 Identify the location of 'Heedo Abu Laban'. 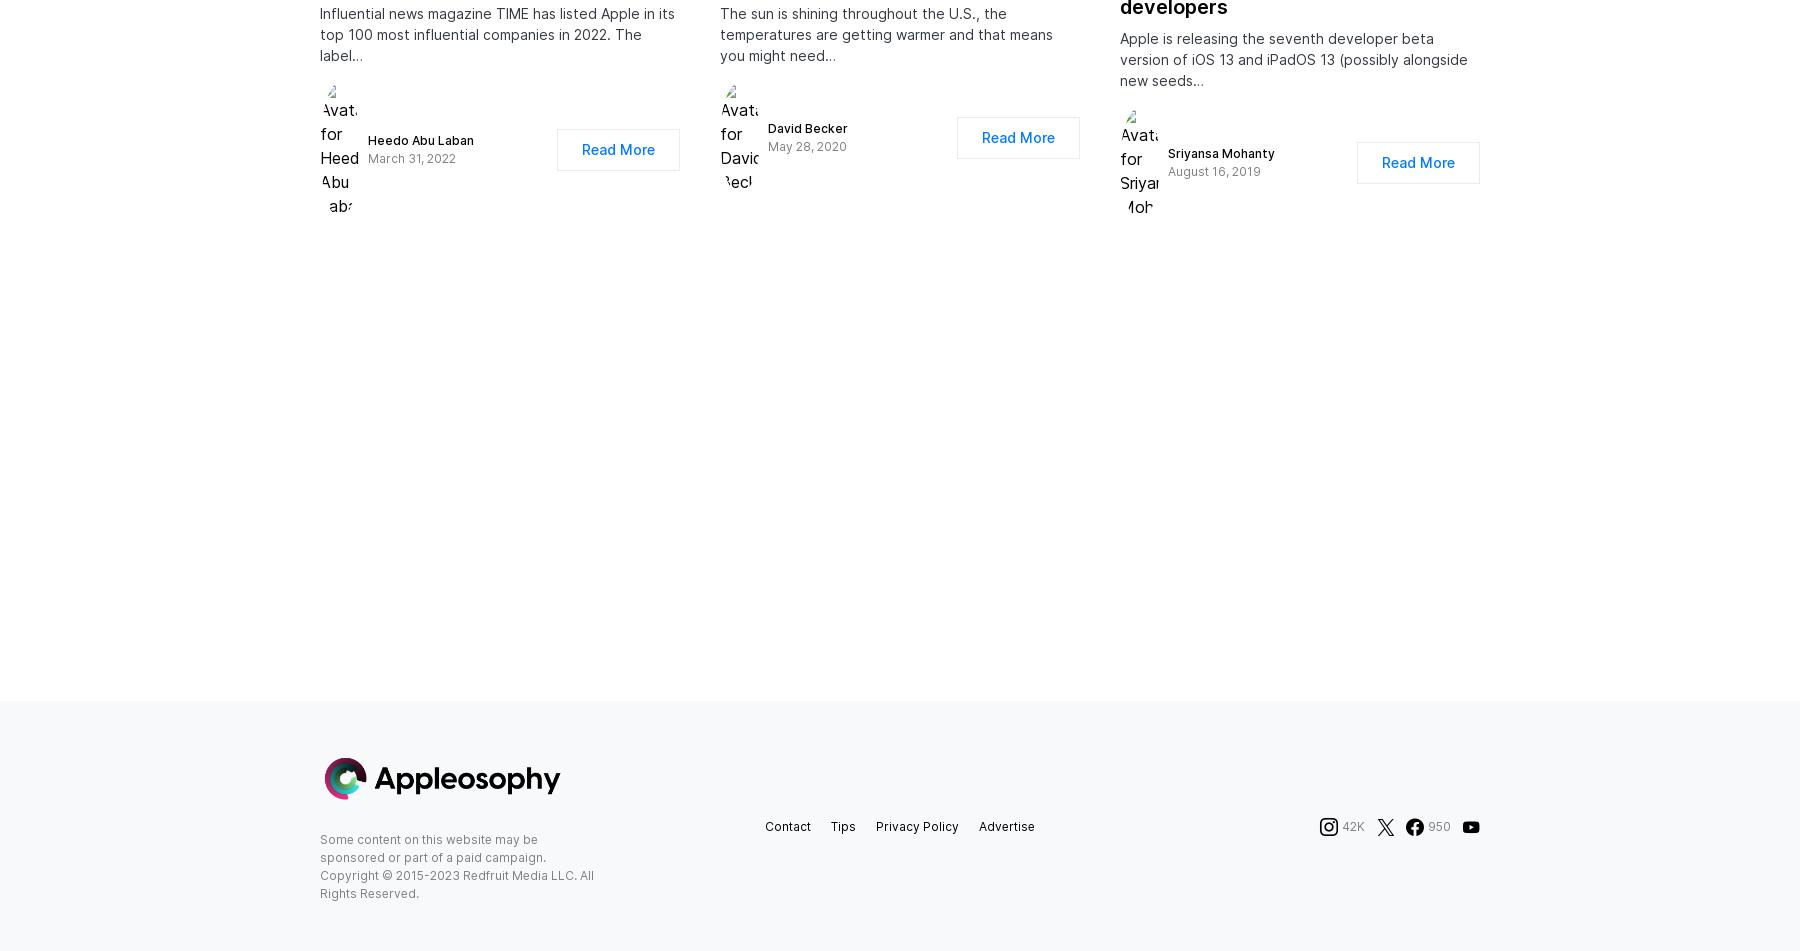
(421, 160).